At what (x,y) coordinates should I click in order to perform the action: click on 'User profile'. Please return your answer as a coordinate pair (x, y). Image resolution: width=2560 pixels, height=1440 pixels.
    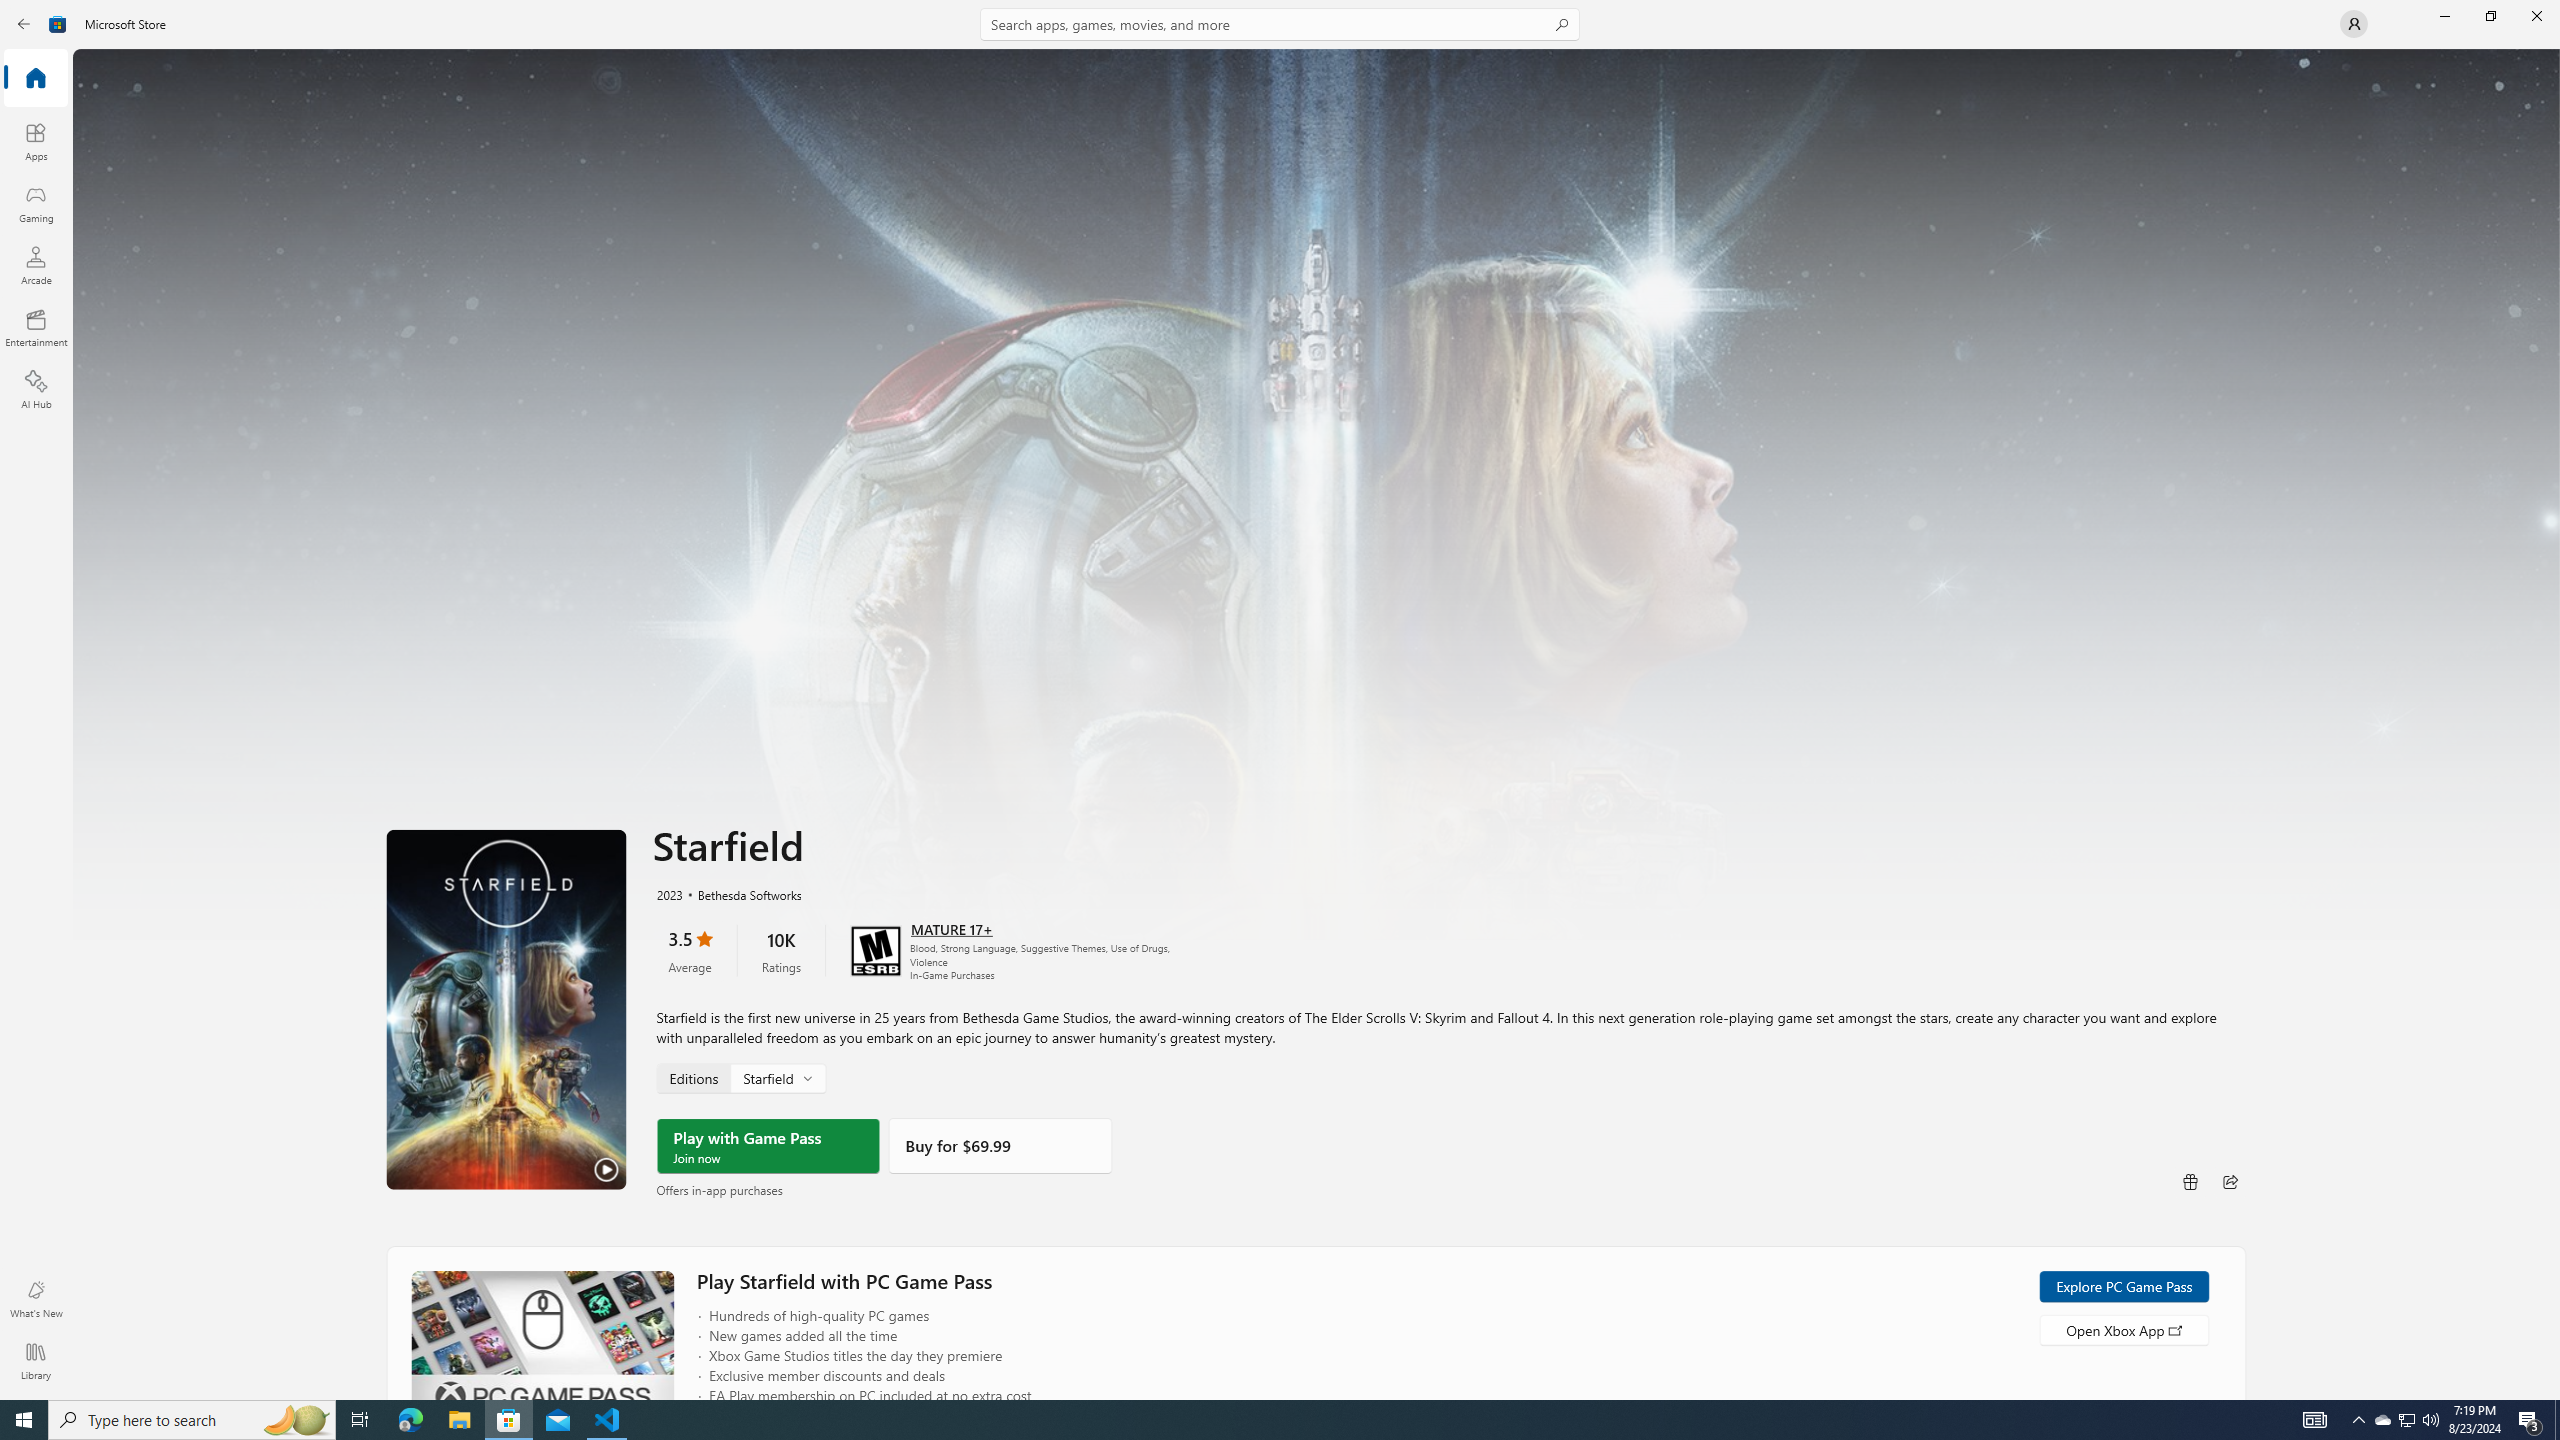
    Looking at the image, I should click on (2352, 22).